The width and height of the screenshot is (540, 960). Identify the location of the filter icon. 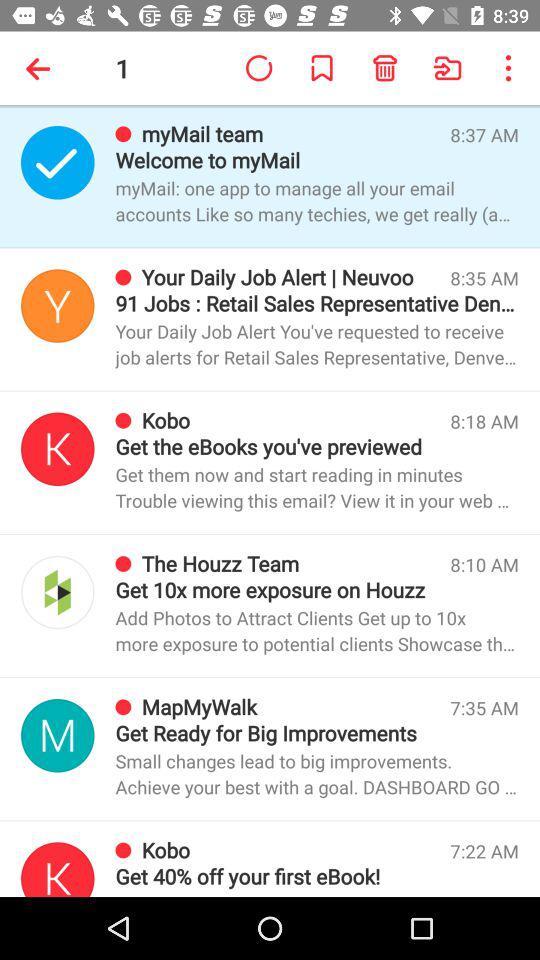
(57, 305).